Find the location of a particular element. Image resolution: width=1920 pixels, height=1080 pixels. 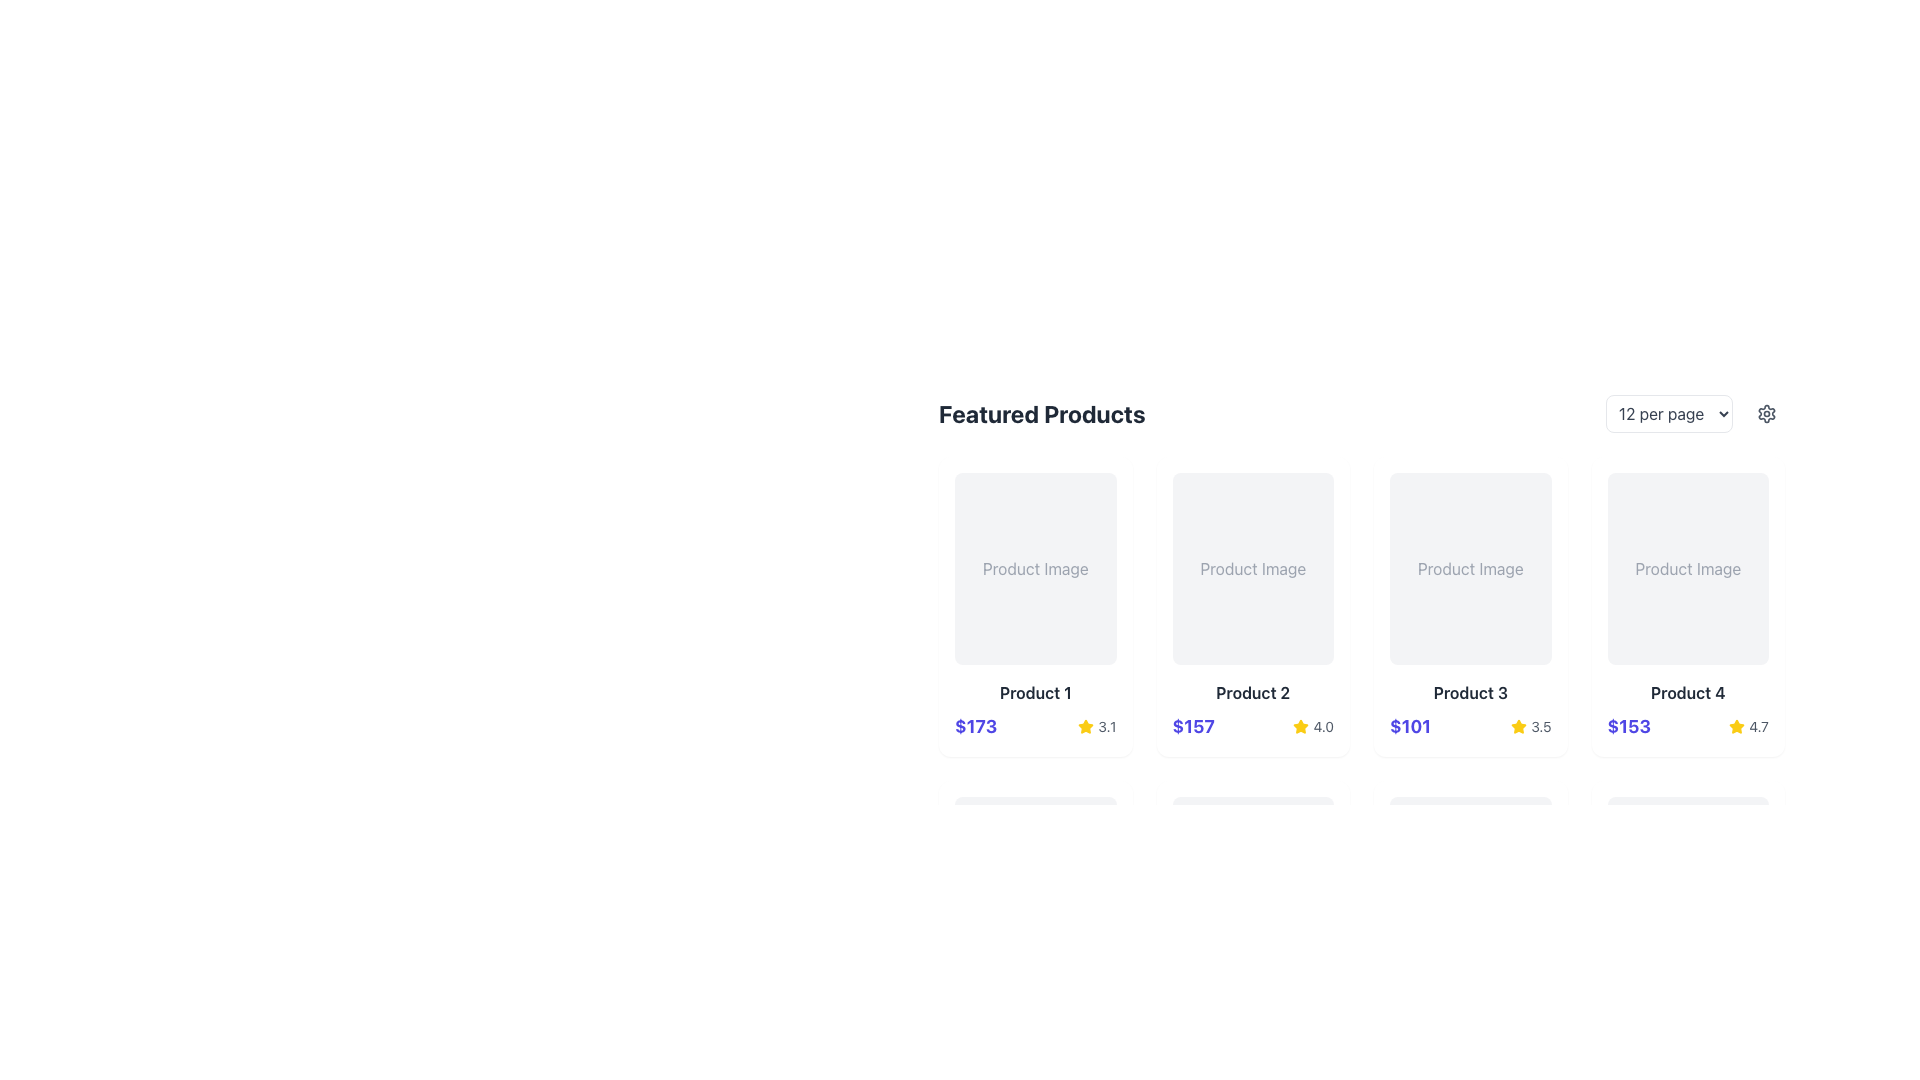

the 'Product Image' text label, which is styled in gray and located within the first product card of the 'Featured Products' section is located at coordinates (1035, 569).